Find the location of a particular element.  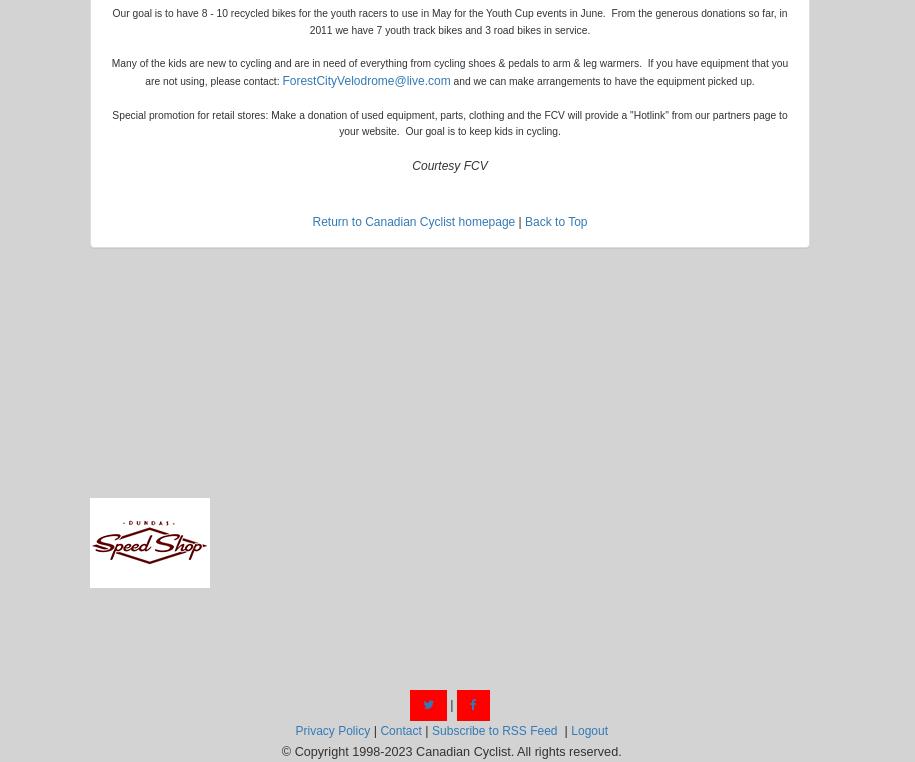

'Back to Top' is located at coordinates (556, 220).